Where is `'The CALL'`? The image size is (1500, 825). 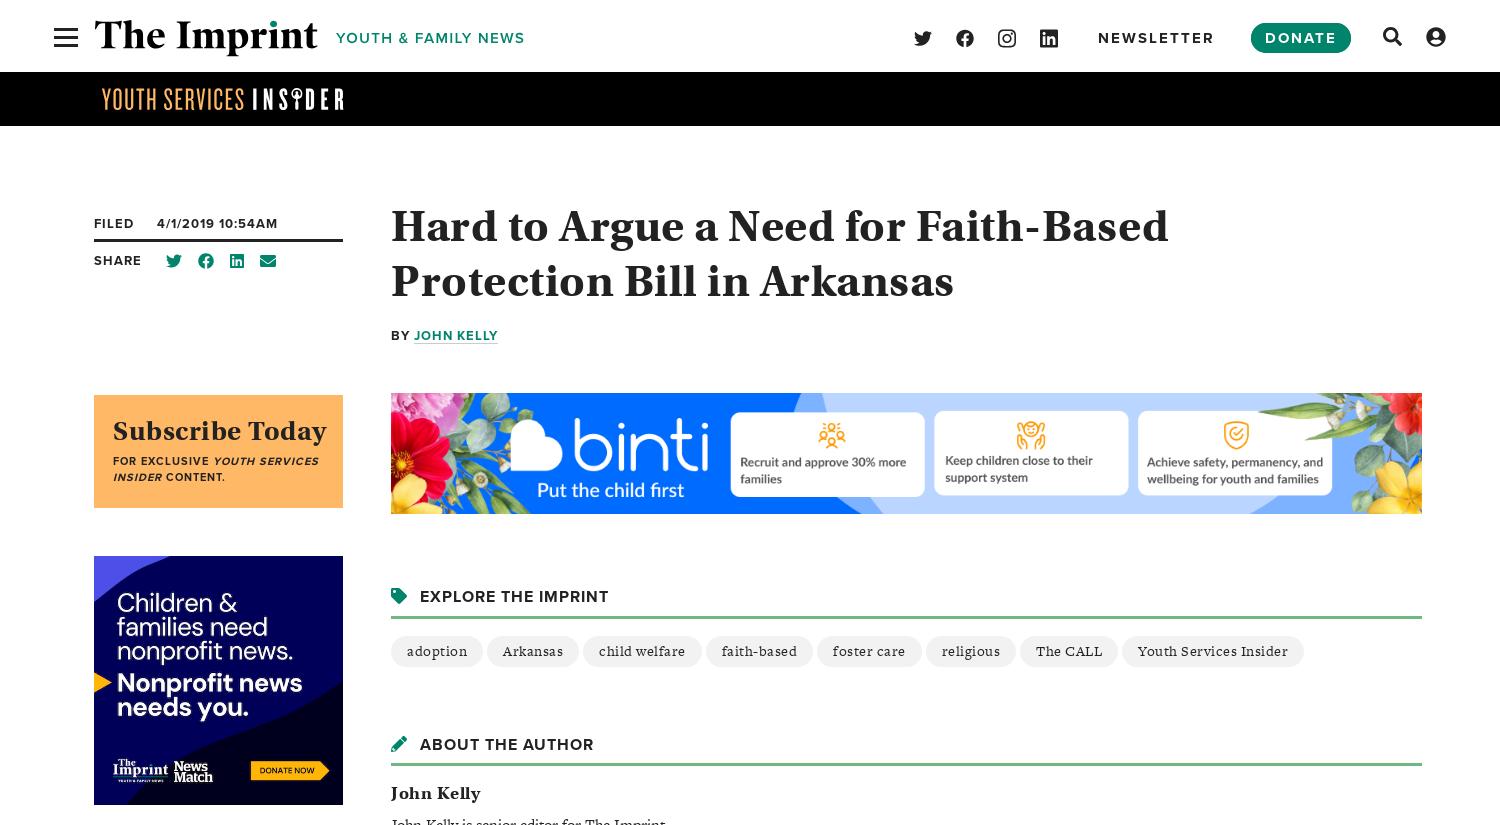
'The CALL' is located at coordinates (1068, 650).